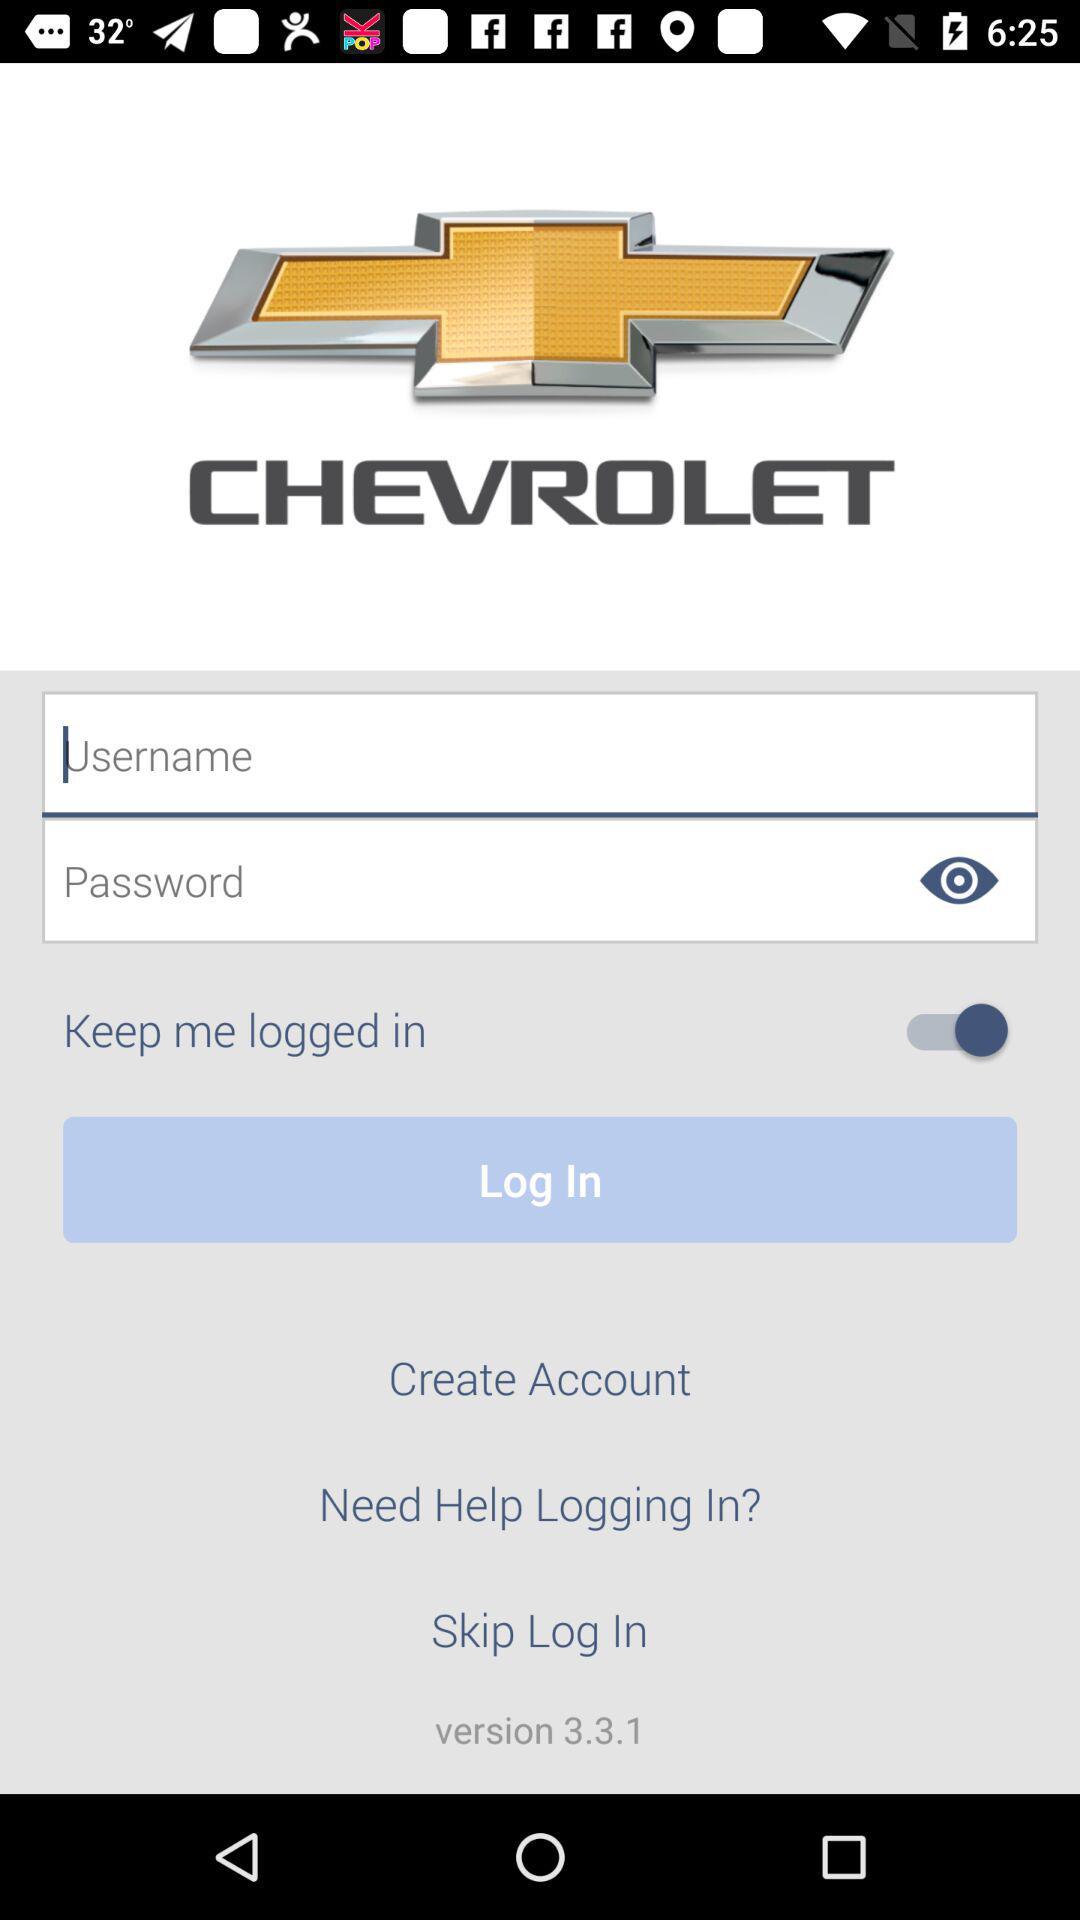 The width and height of the screenshot is (1080, 1920). I want to click on type password, so click(540, 880).